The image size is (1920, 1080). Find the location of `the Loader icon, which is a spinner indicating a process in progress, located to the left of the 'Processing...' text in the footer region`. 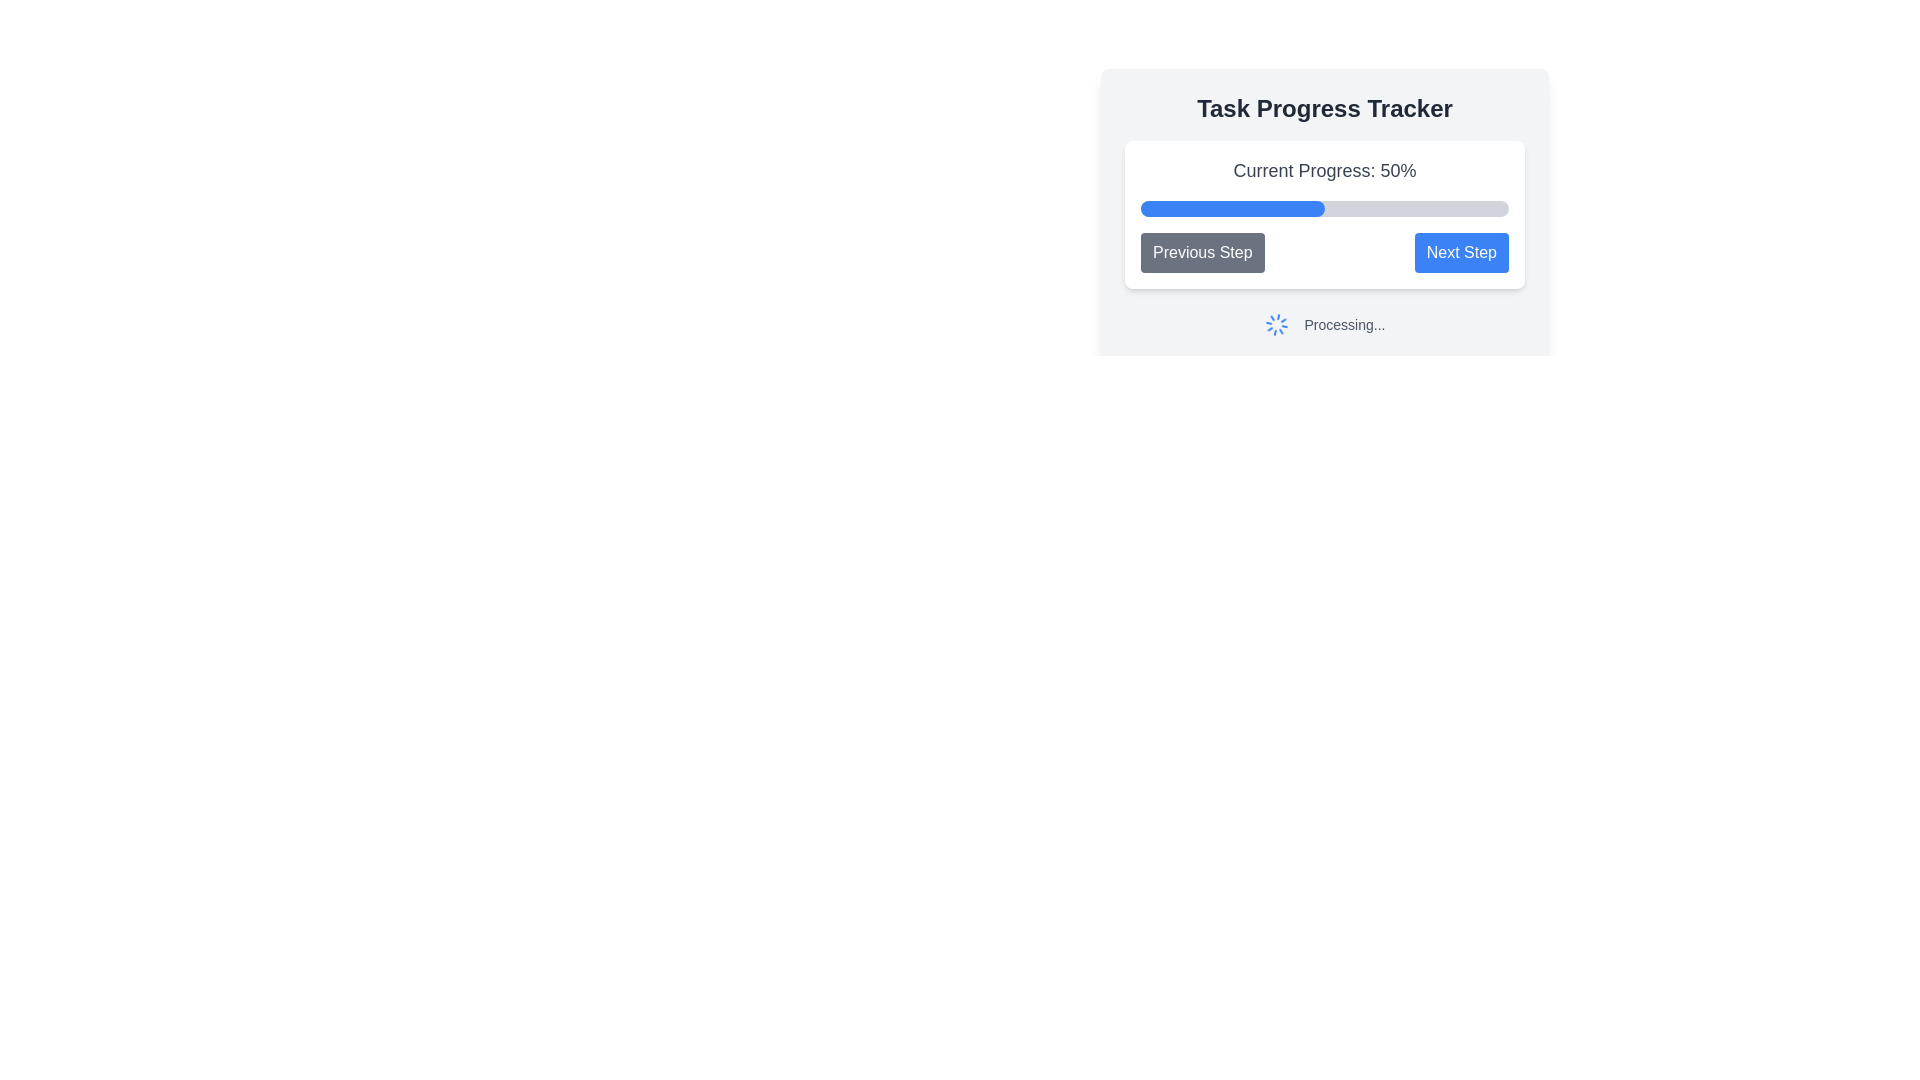

the Loader icon, which is a spinner indicating a process in progress, located to the left of the 'Processing...' text in the footer region is located at coordinates (1275, 323).